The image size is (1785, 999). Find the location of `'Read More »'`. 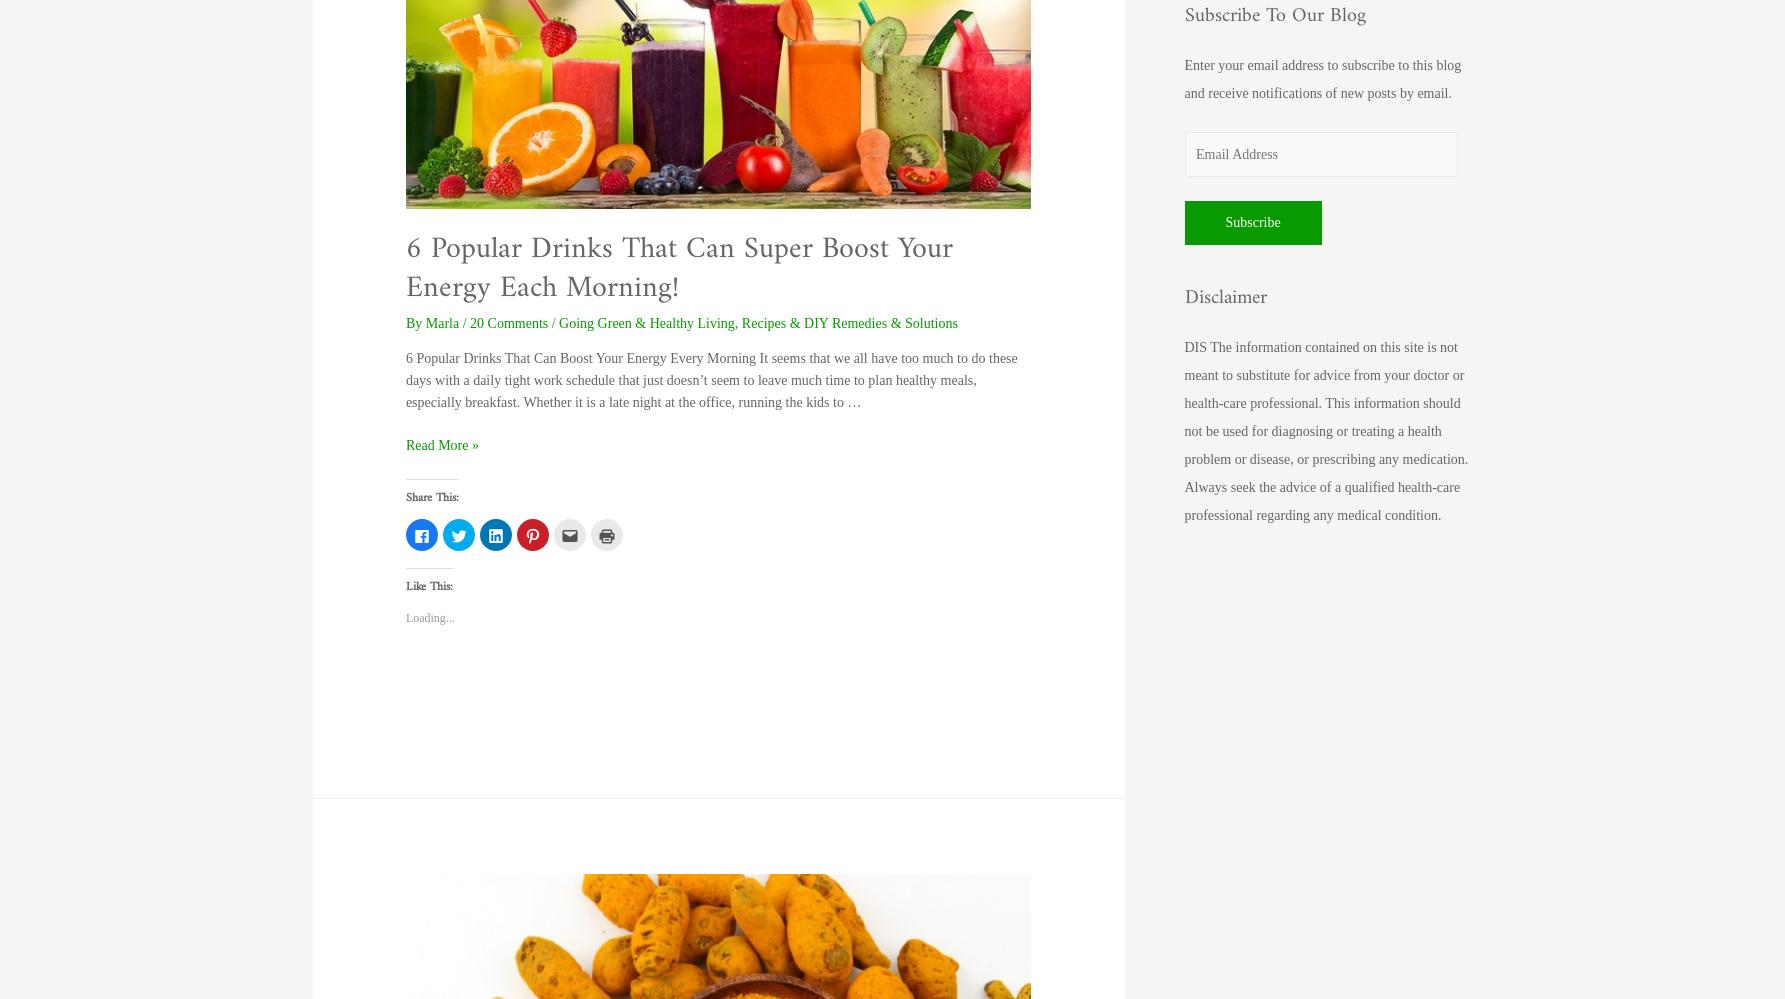

'Read More »' is located at coordinates (440, 445).